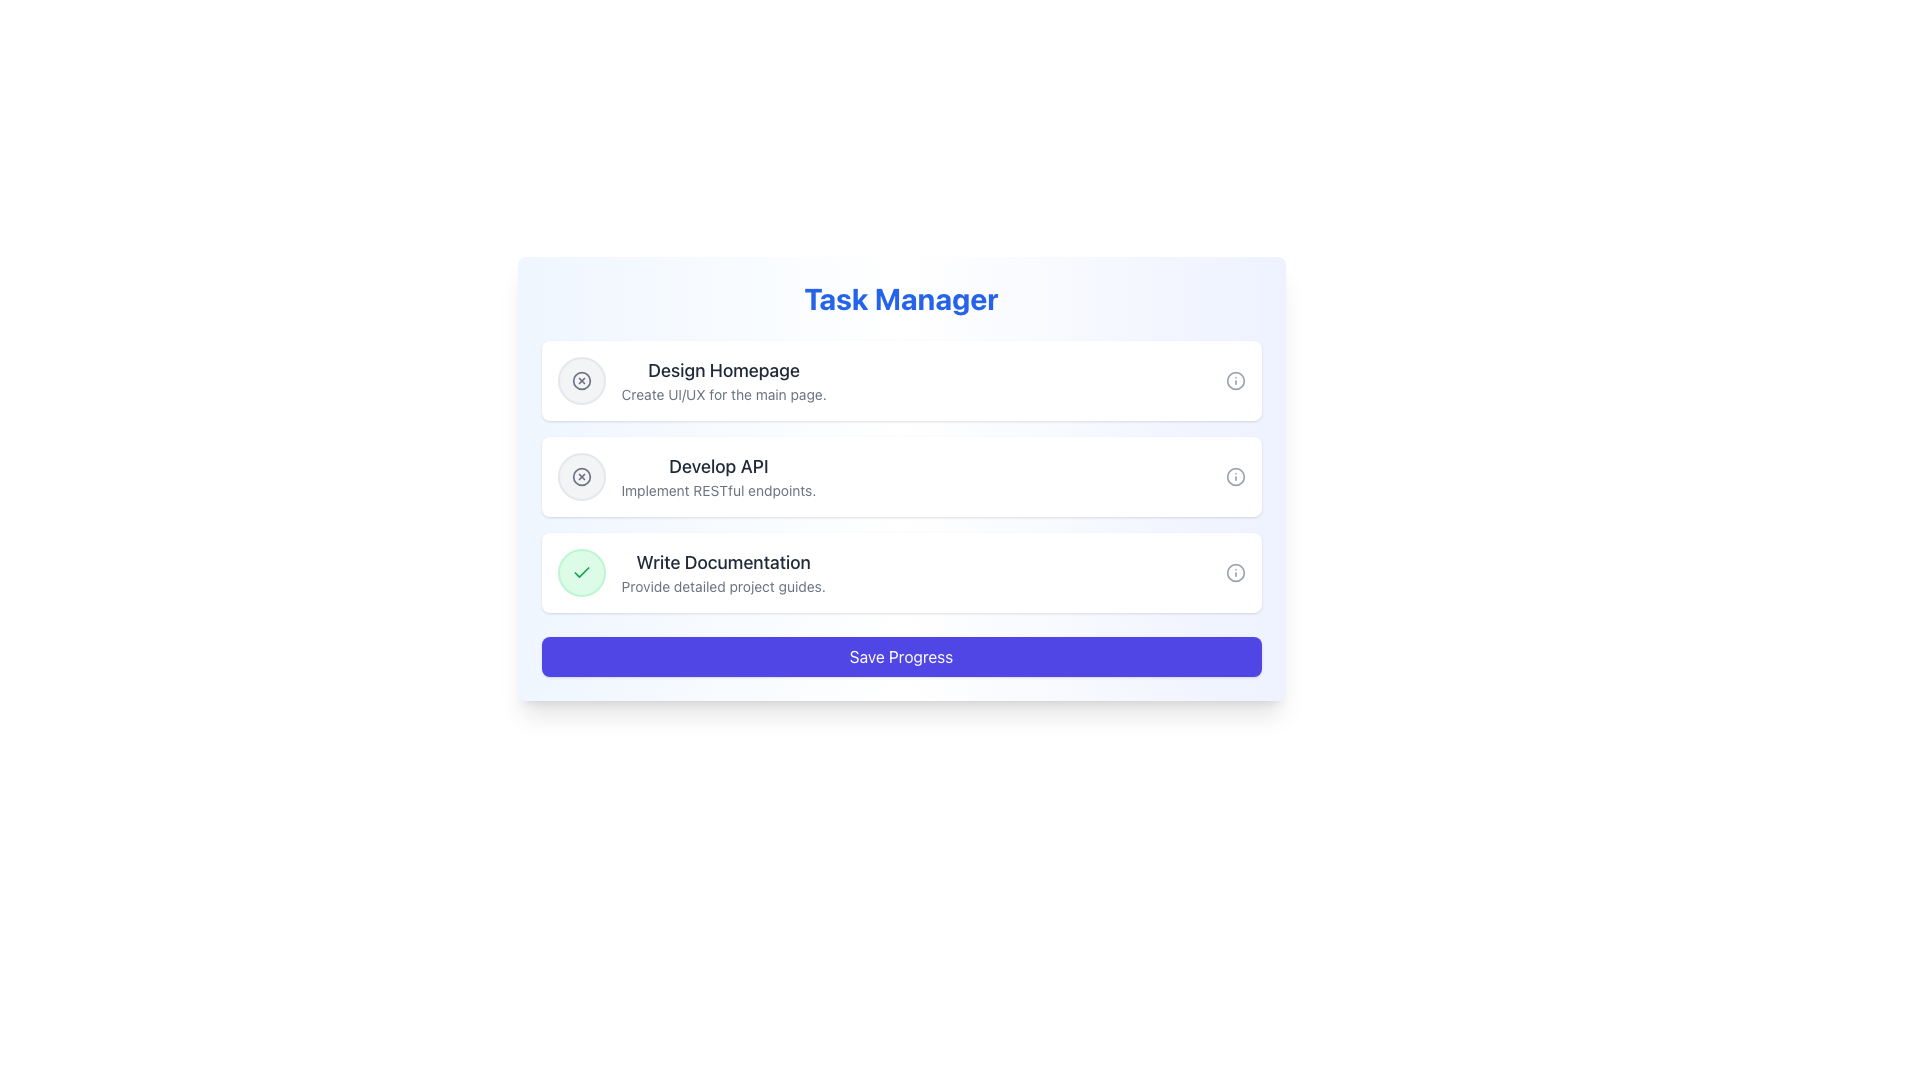 This screenshot has width=1920, height=1080. Describe the element at coordinates (686, 477) in the screenshot. I see `the task description text element located in the middle task card, which provides context for the adjacent interactive elements` at that location.